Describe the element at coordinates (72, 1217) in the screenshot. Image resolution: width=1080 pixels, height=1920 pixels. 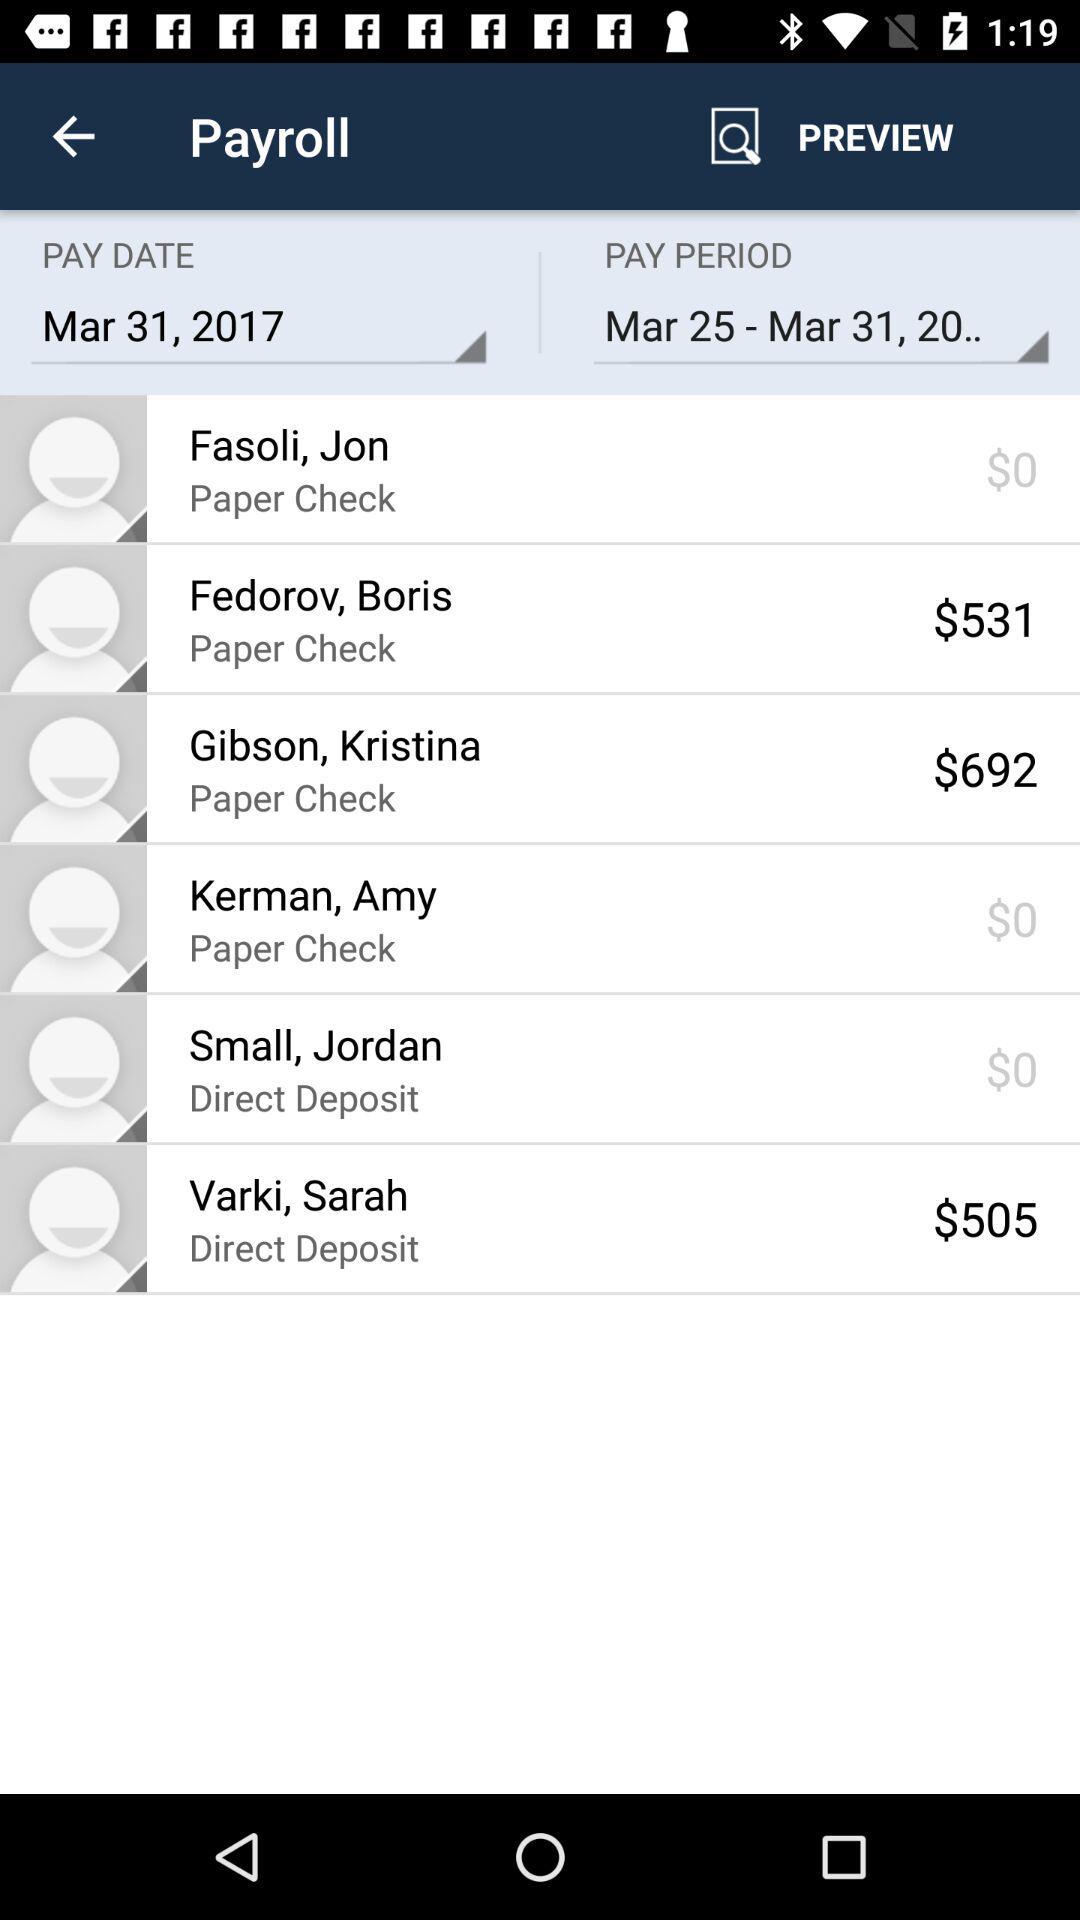
I see `person` at that location.